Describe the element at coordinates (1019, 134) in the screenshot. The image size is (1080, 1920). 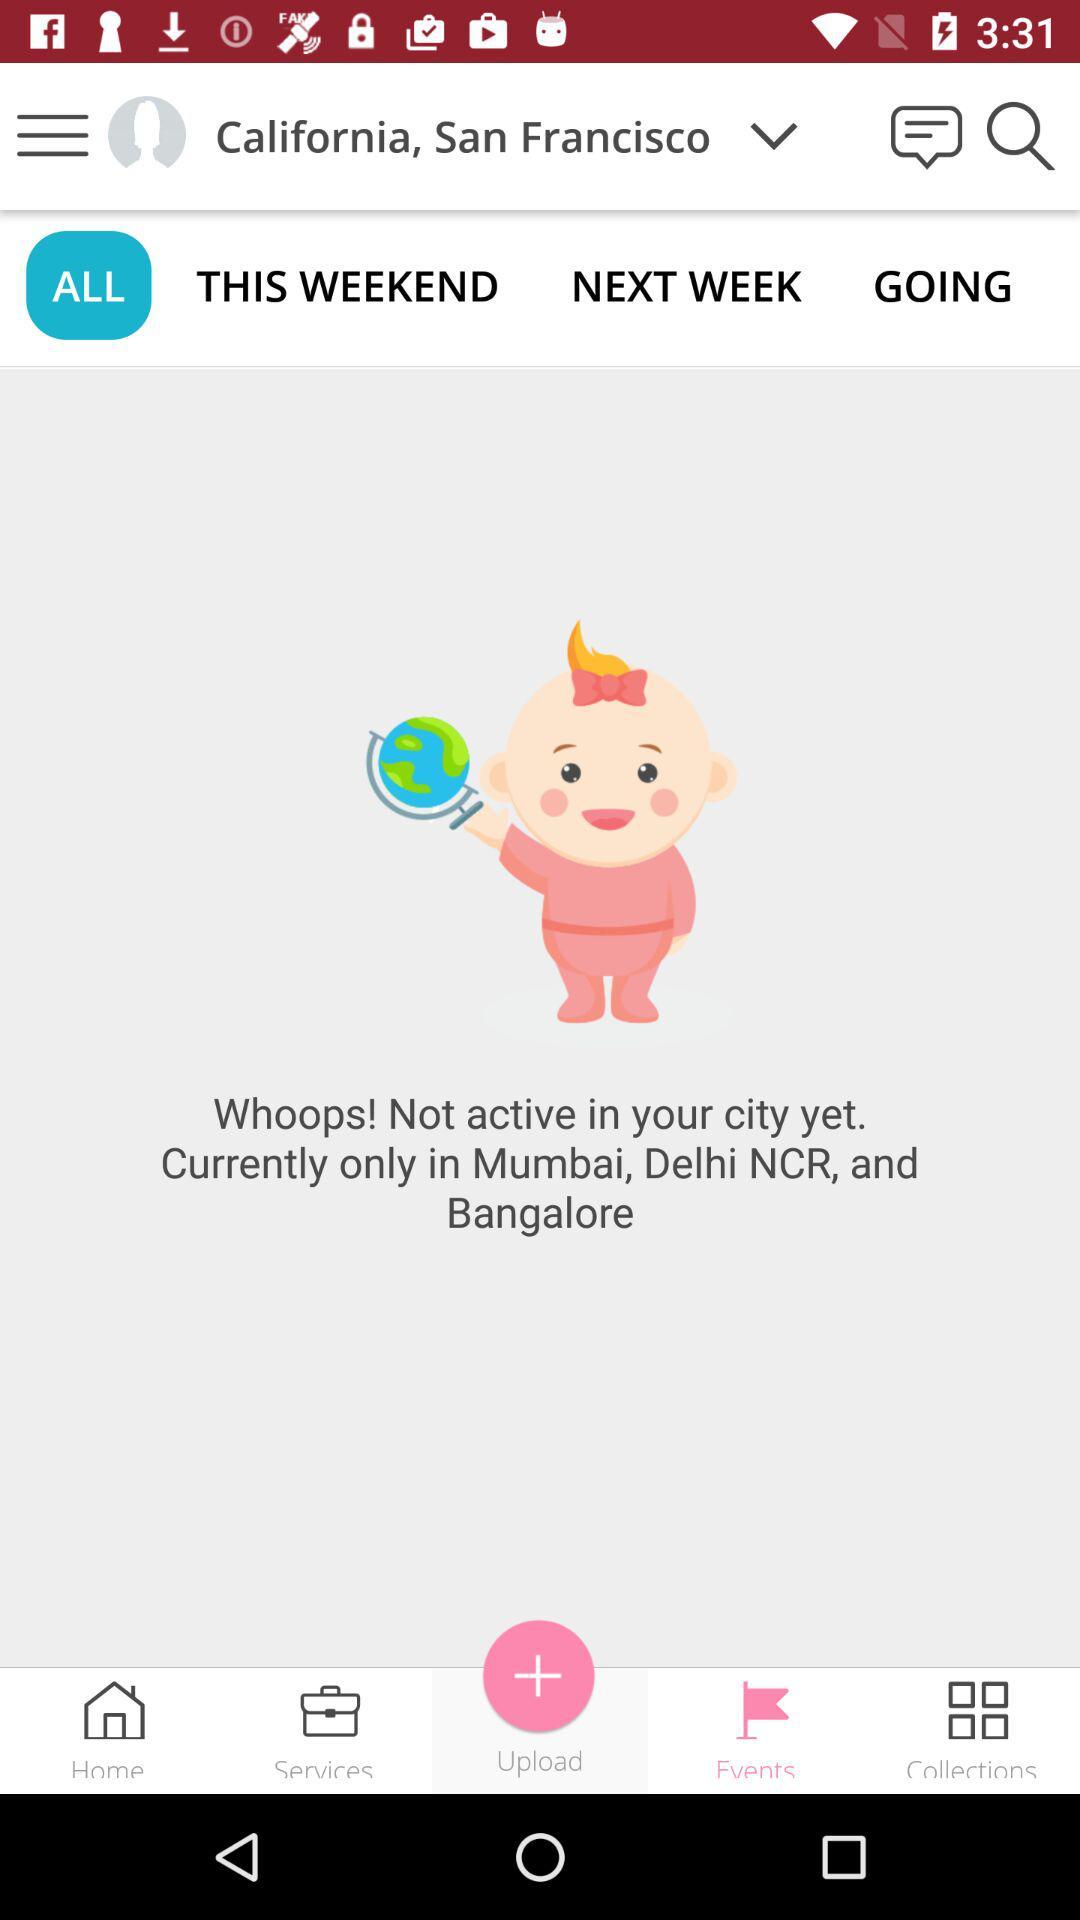
I see `icon above going` at that location.